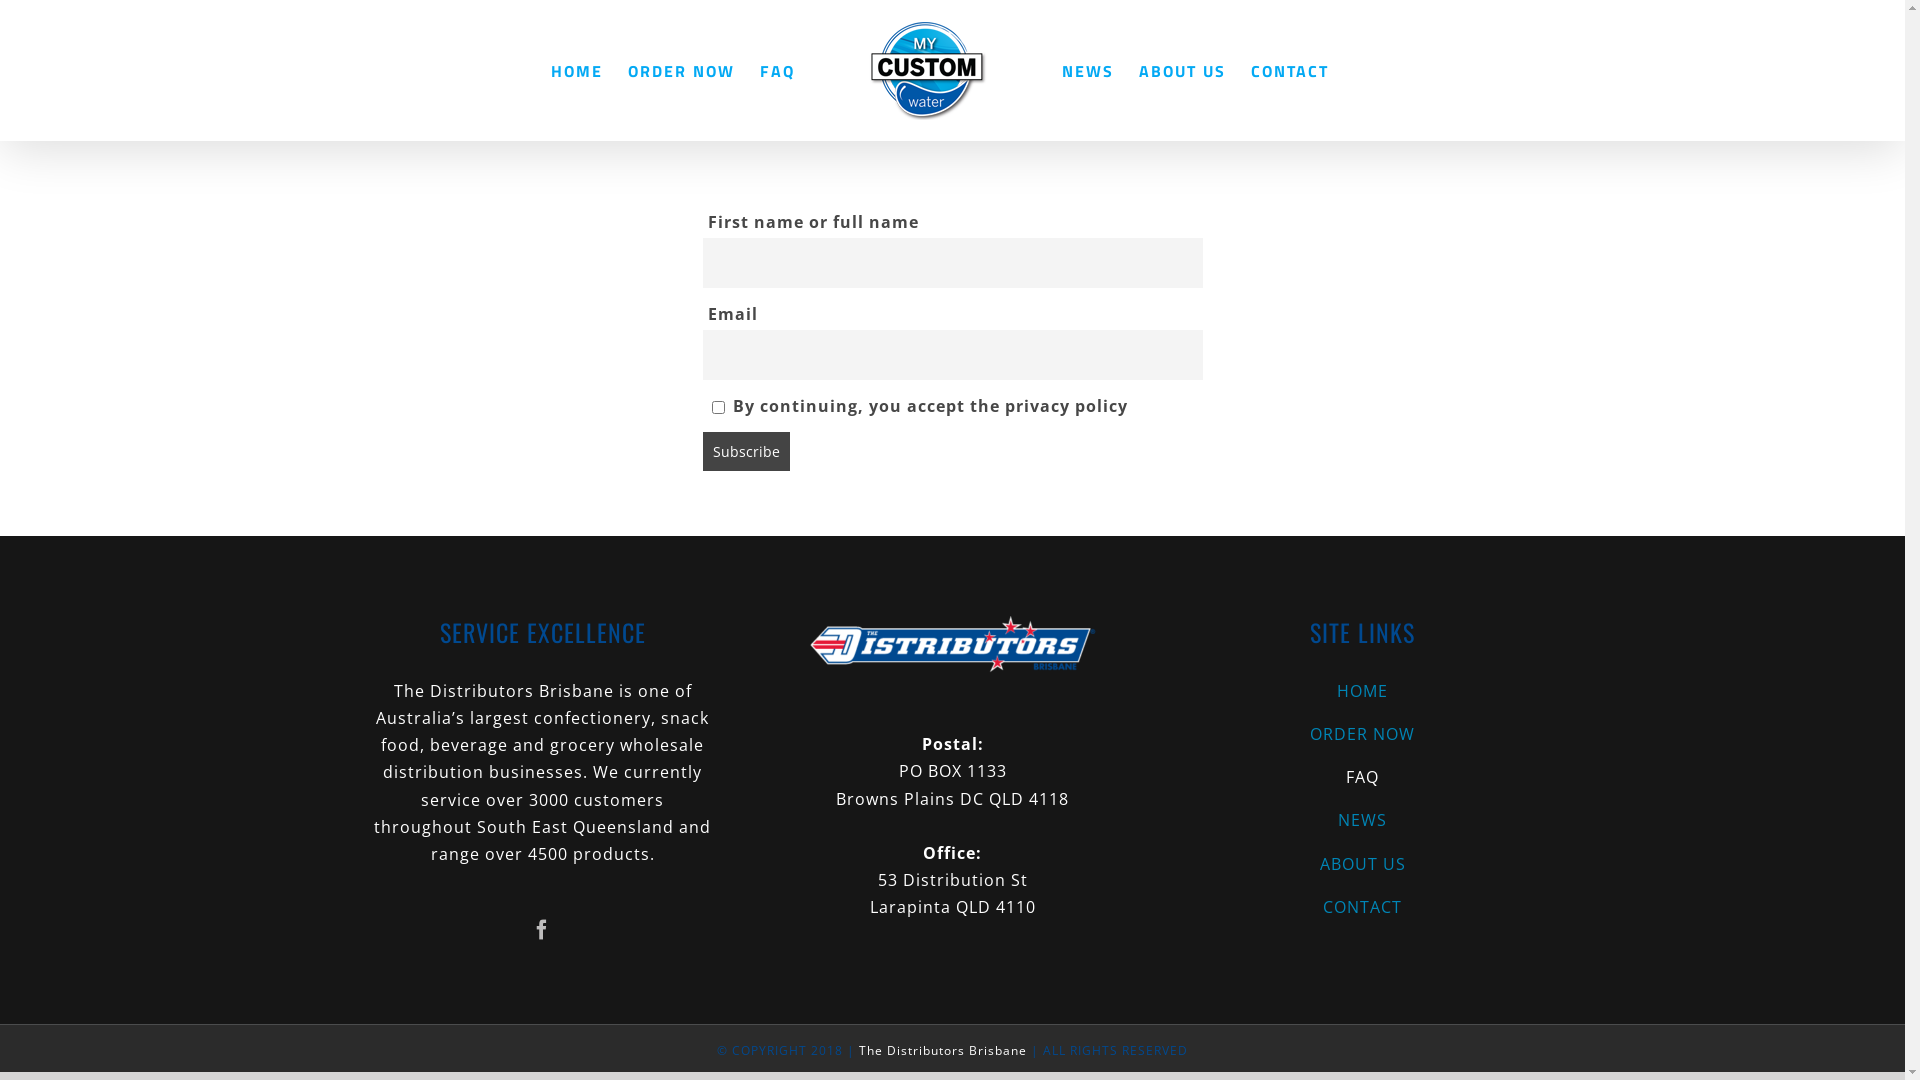 The image size is (1920, 1080). Describe the element at coordinates (1361, 907) in the screenshot. I see `'CONTACT'` at that location.